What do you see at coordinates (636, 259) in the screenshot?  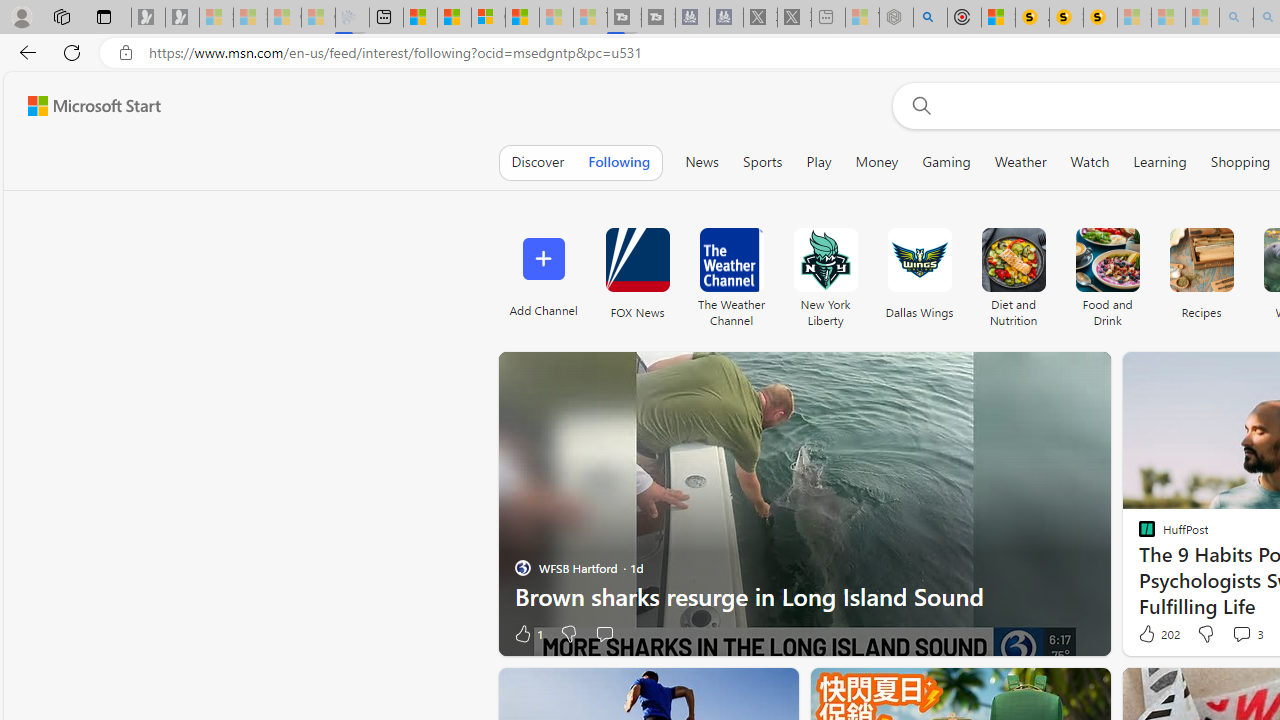 I see `'FOX News'` at bounding box center [636, 259].